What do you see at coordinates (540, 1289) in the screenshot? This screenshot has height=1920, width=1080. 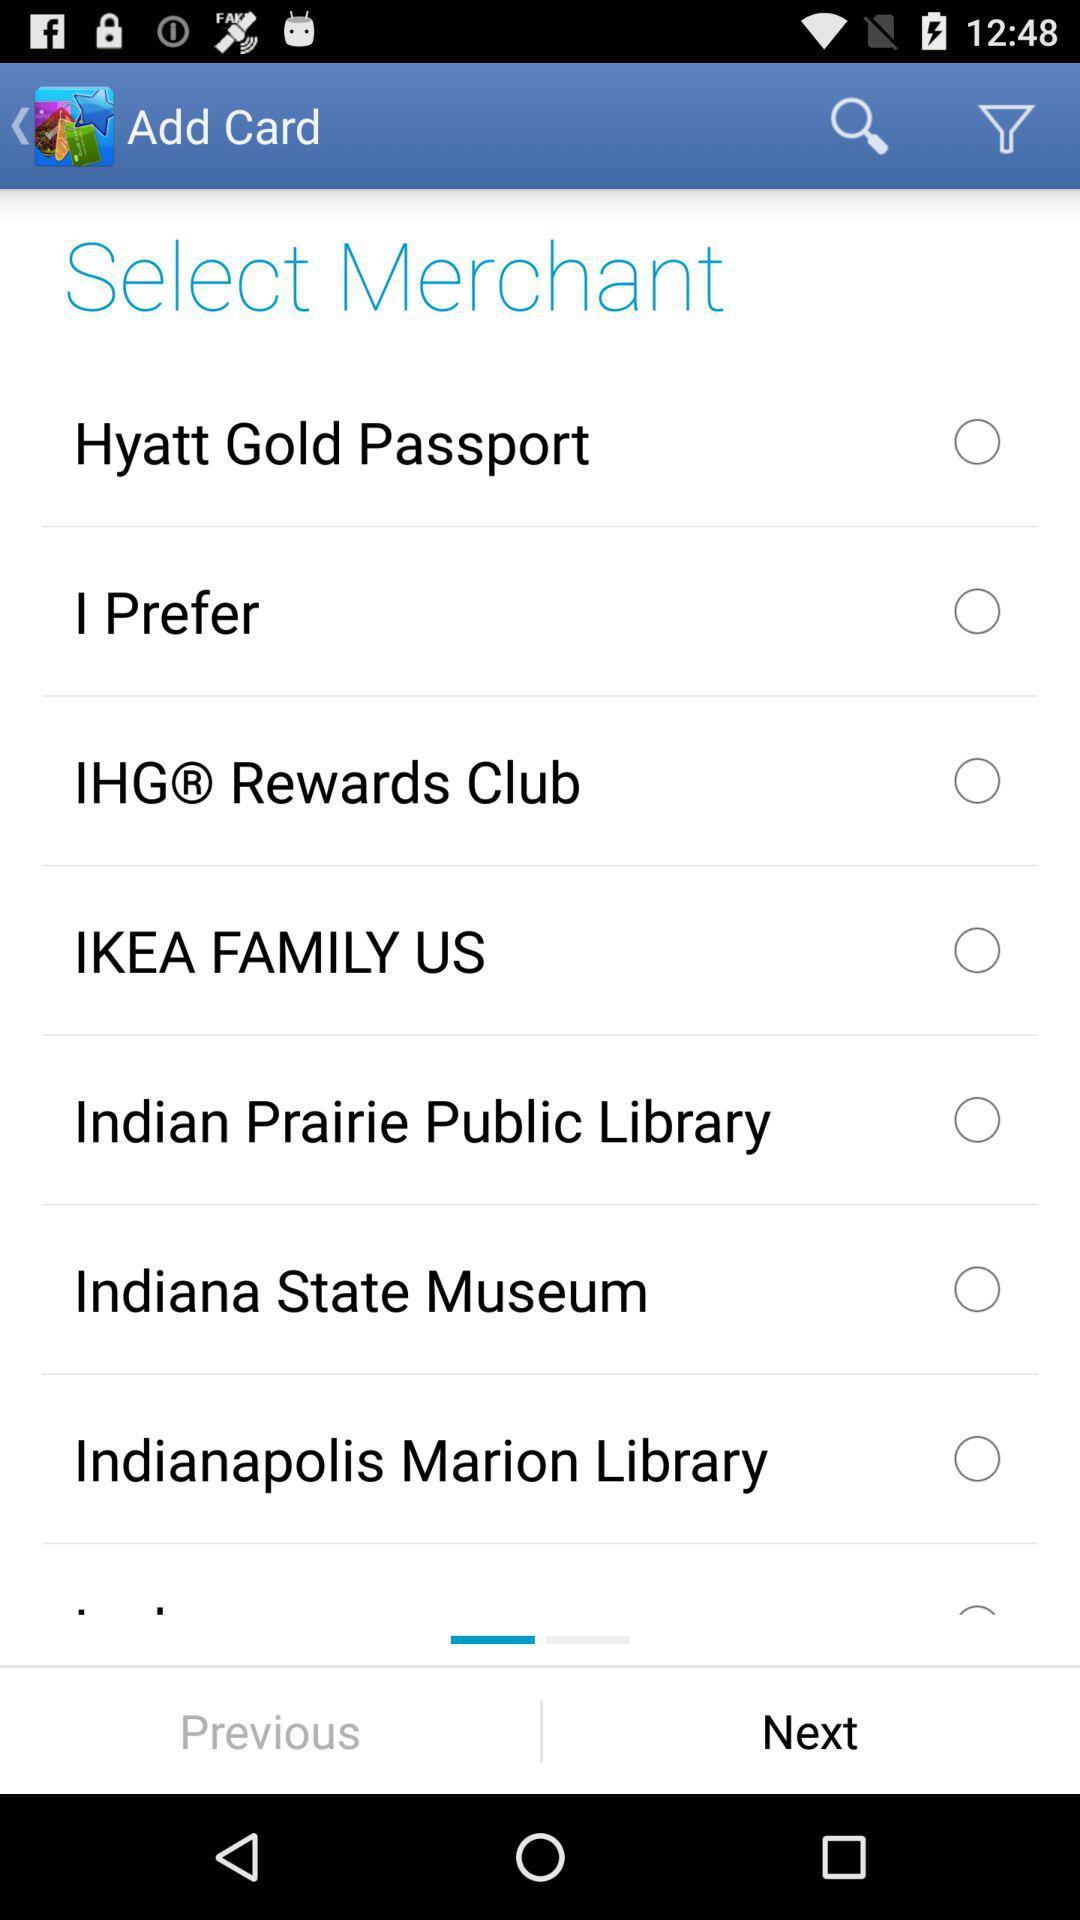 I see `the icon below the indian prairie public icon` at bounding box center [540, 1289].